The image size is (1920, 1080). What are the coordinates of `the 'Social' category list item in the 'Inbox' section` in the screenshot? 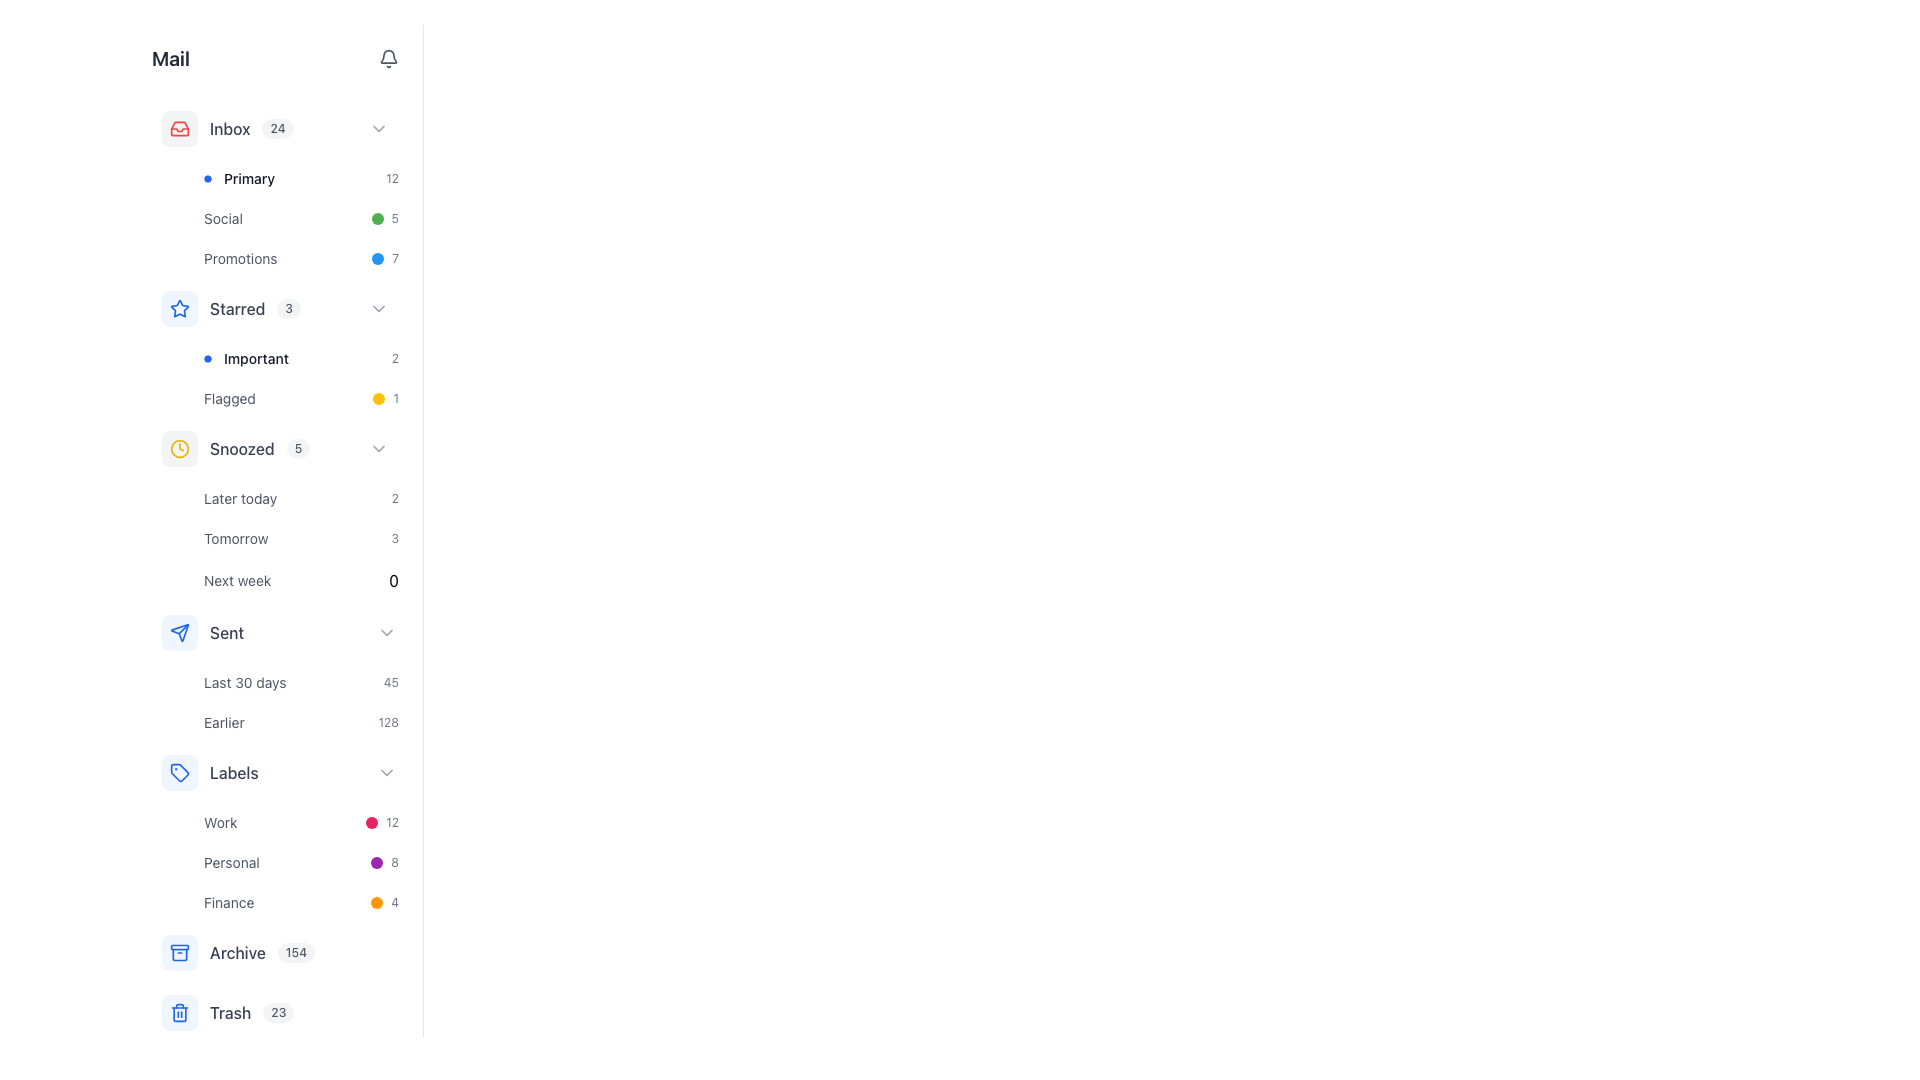 It's located at (300, 219).